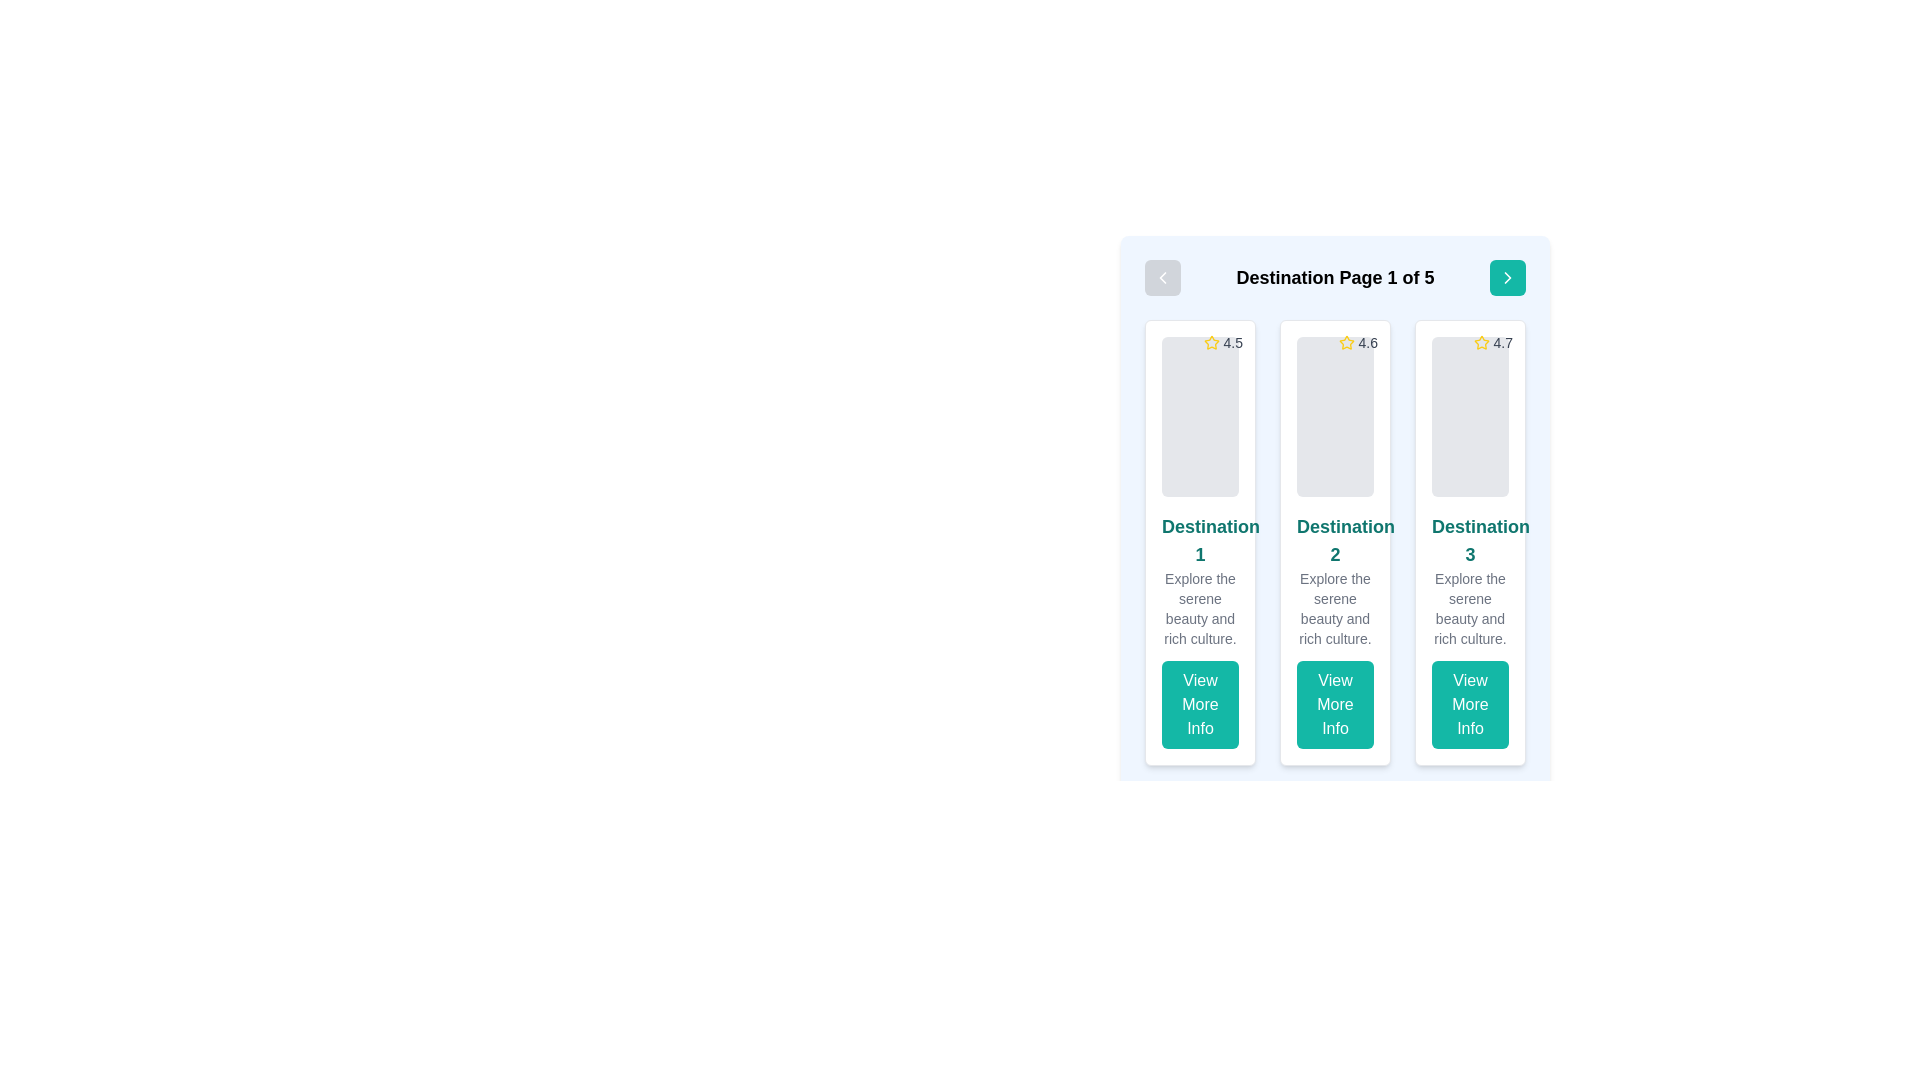 This screenshot has width=1920, height=1080. Describe the element at coordinates (1335, 277) in the screenshot. I see `the Text label that displays 'Page 1 of 5', located centrally within the horizontal bar at the top of the interface` at that location.